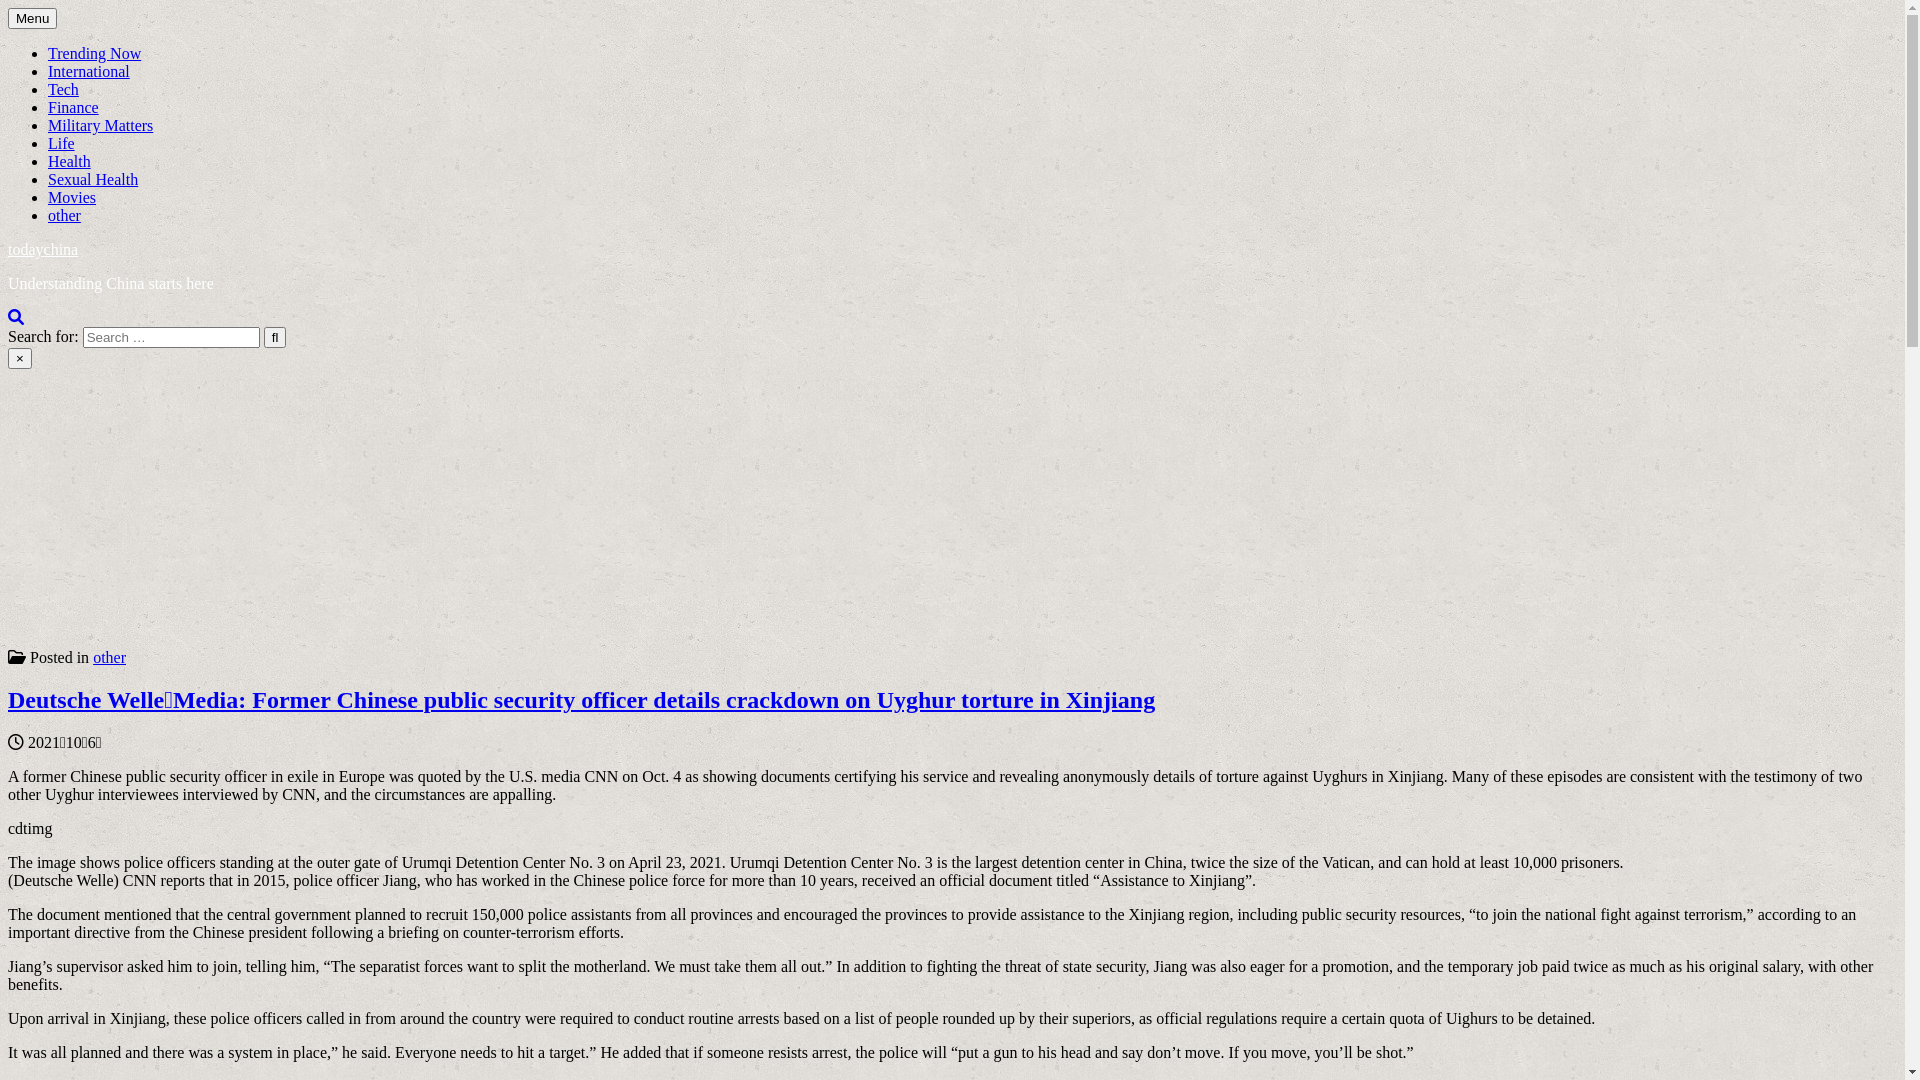 The width and height of the screenshot is (1920, 1080). What do you see at coordinates (61, 142) in the screenshot?
I see `'Life'` at bounding box center [61, 142].